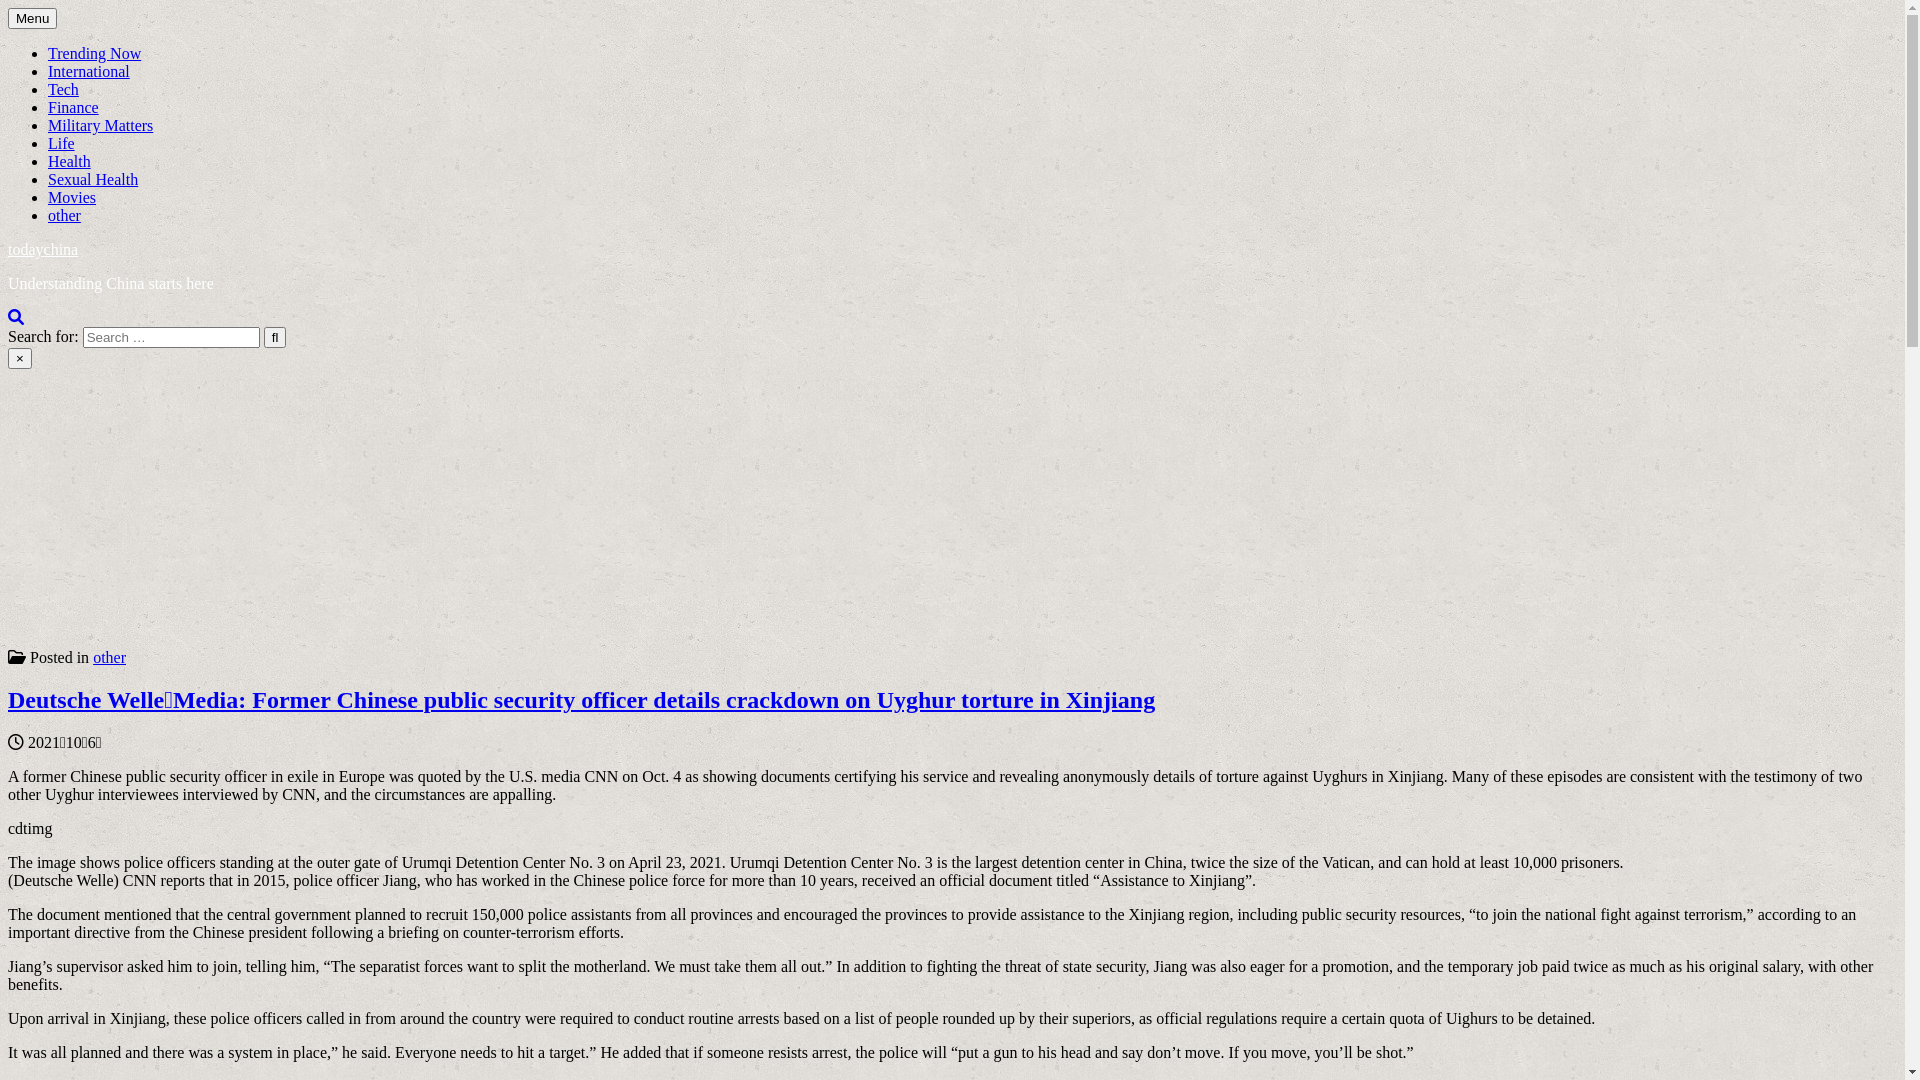 The width and height of the screenshot is (1920, 1080). What do you see at coordinates (61, 142) in the screenshot?
I see `'Life'` at bounding box center [61, 142].